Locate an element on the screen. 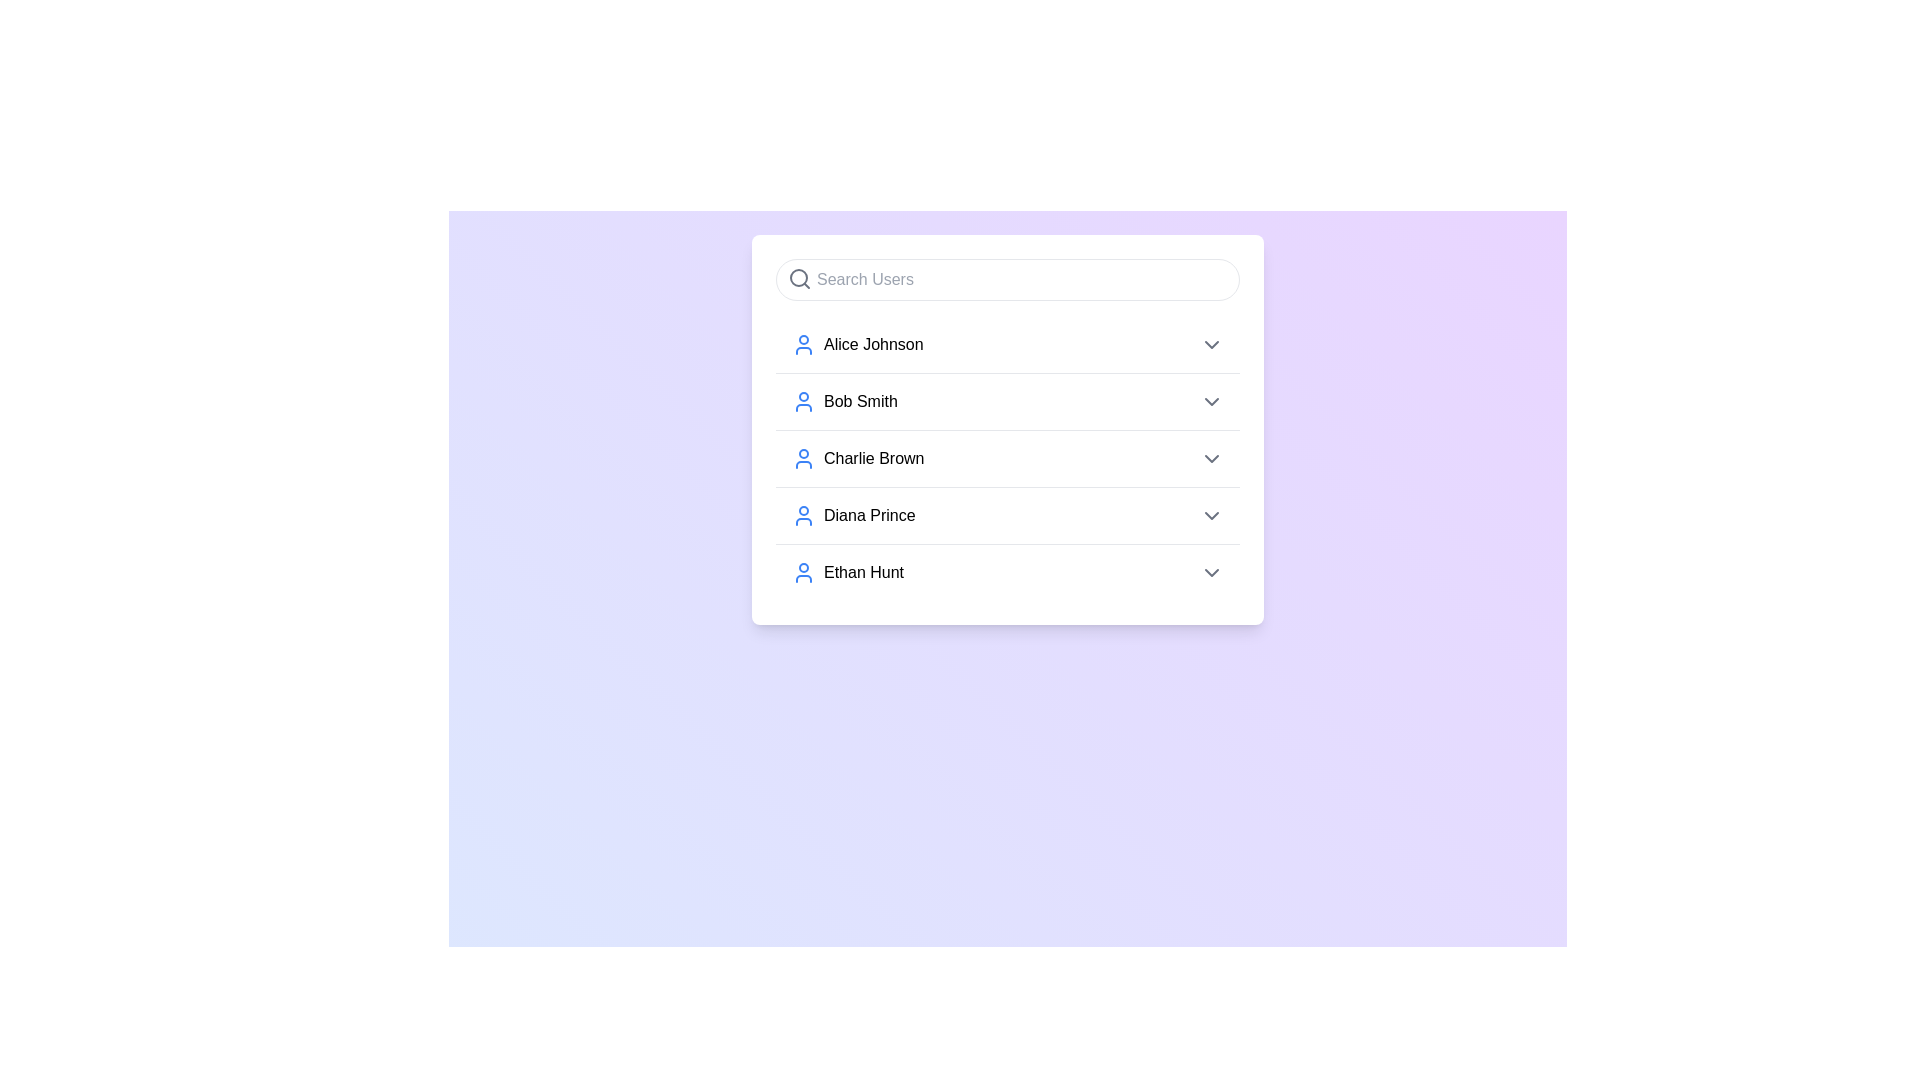  the user's profile silhouette icon, which has a blue outline and white interior, located to the left of the text 'Bob Smith' in the second row of the user list is located at coordinates (804, 401).